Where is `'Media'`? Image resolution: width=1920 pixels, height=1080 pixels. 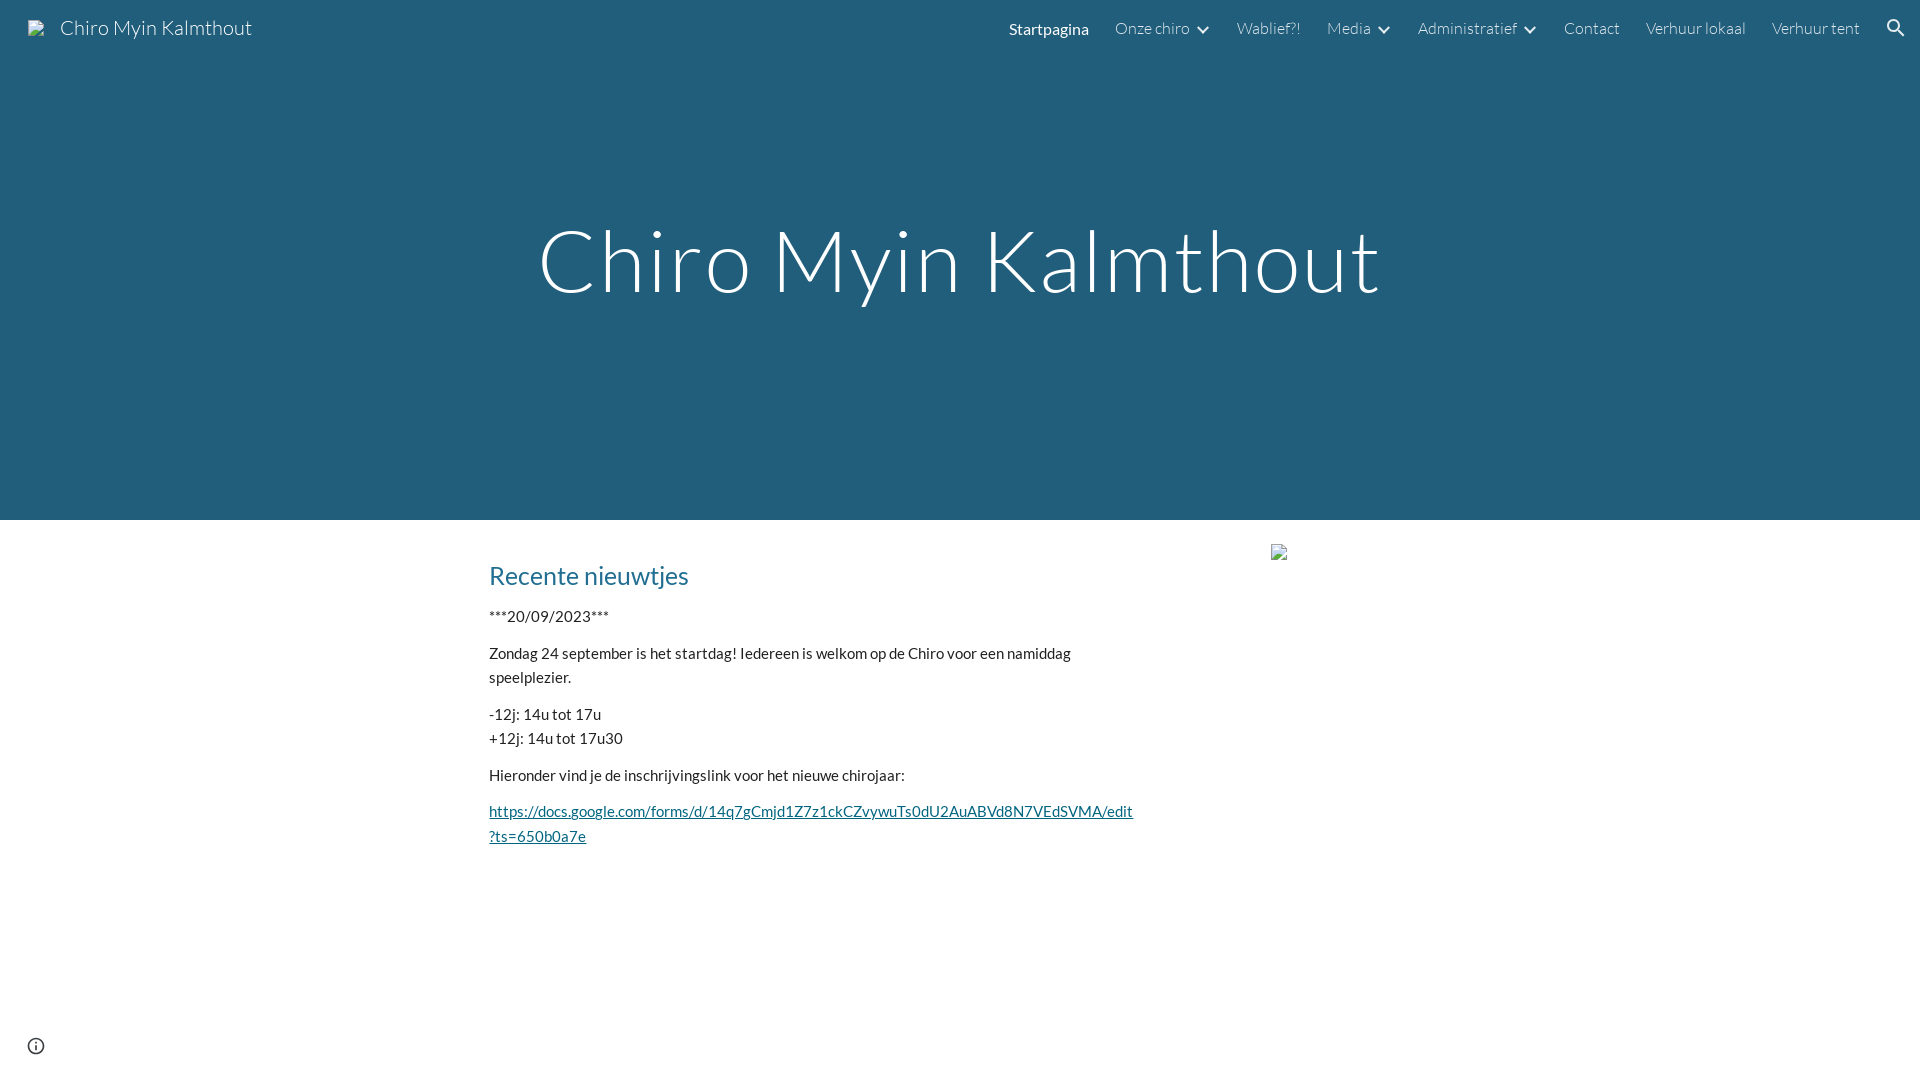 'Media' is located at coordinates (1348, 27).